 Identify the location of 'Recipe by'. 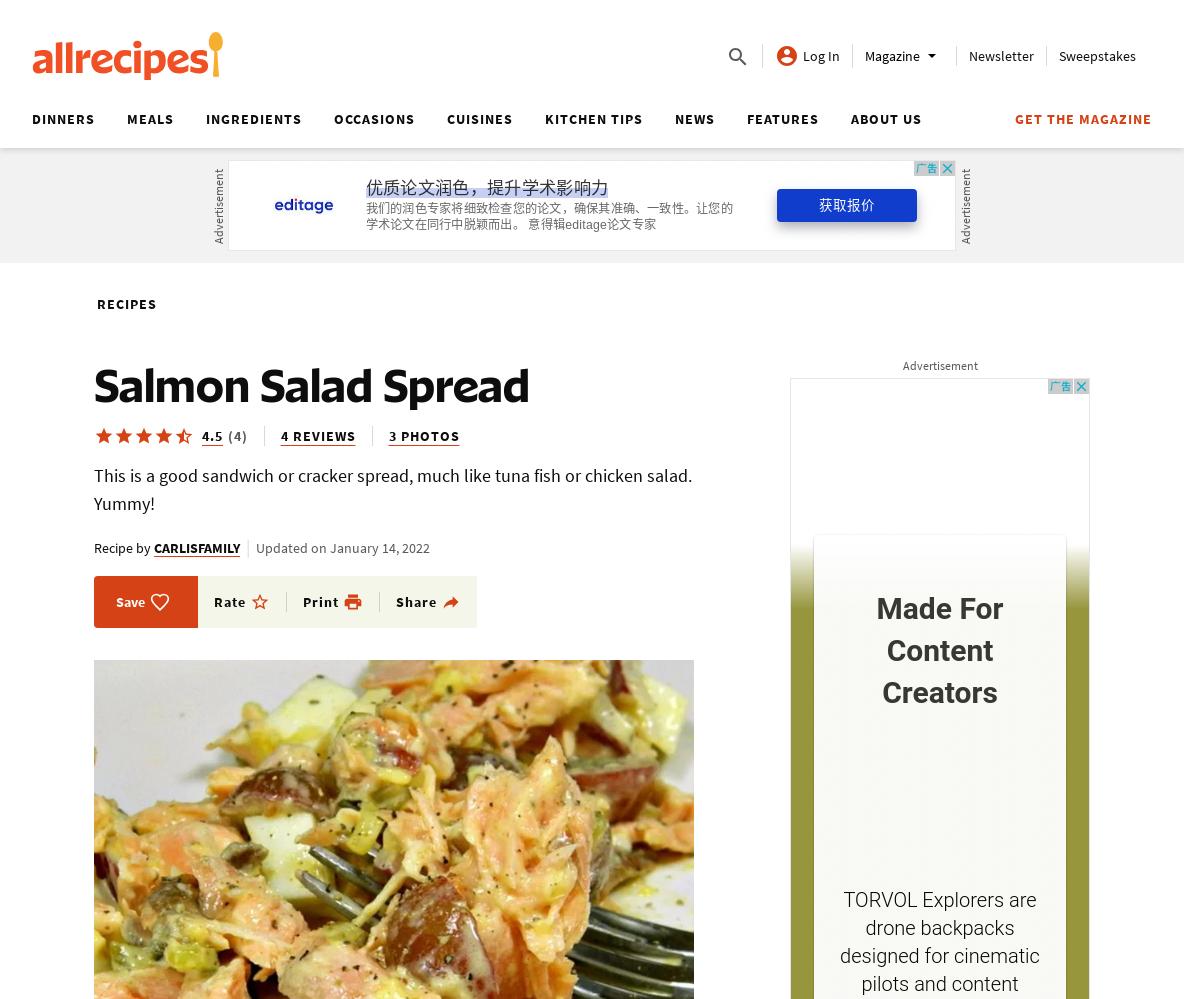
(122, 546).